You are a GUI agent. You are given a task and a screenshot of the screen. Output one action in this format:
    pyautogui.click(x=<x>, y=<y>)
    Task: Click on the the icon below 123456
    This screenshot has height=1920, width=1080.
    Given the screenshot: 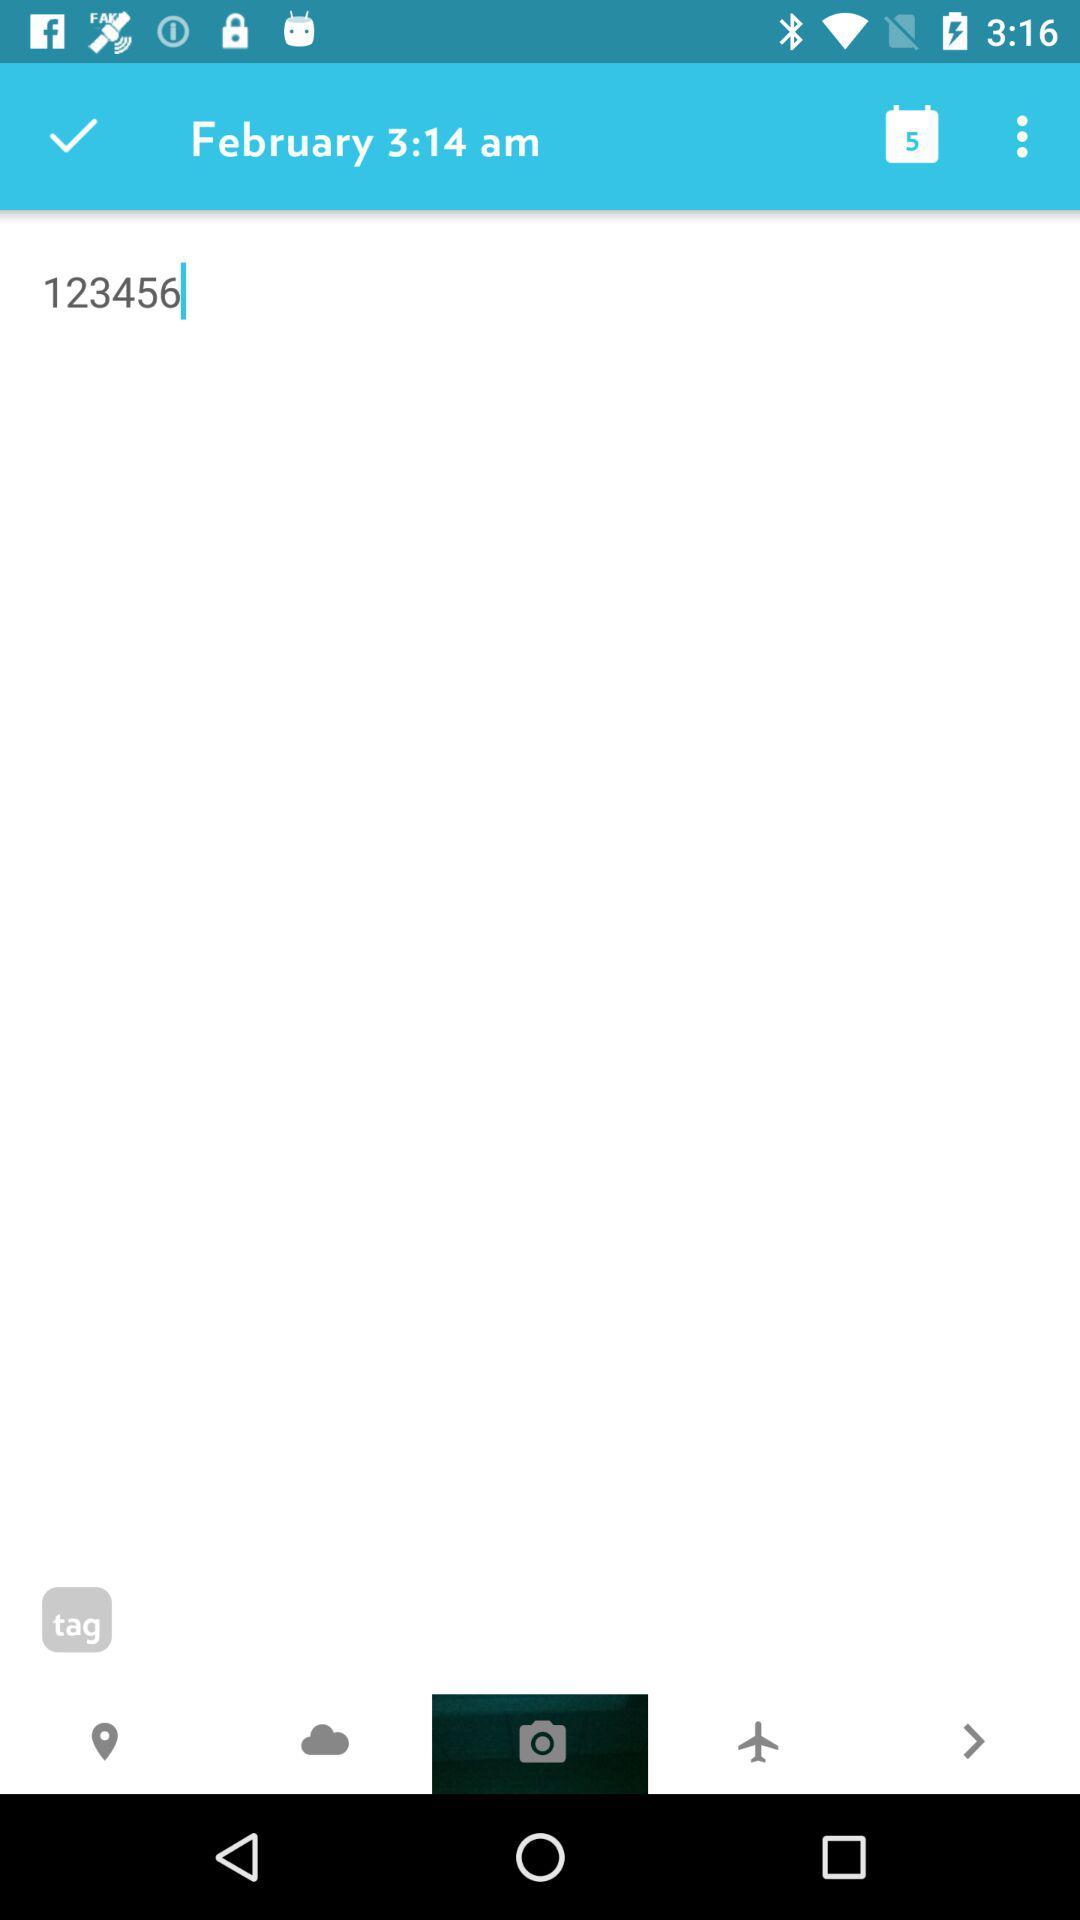 What is the action you would take?
    pyautogui.click(x=971, y=1743)
    